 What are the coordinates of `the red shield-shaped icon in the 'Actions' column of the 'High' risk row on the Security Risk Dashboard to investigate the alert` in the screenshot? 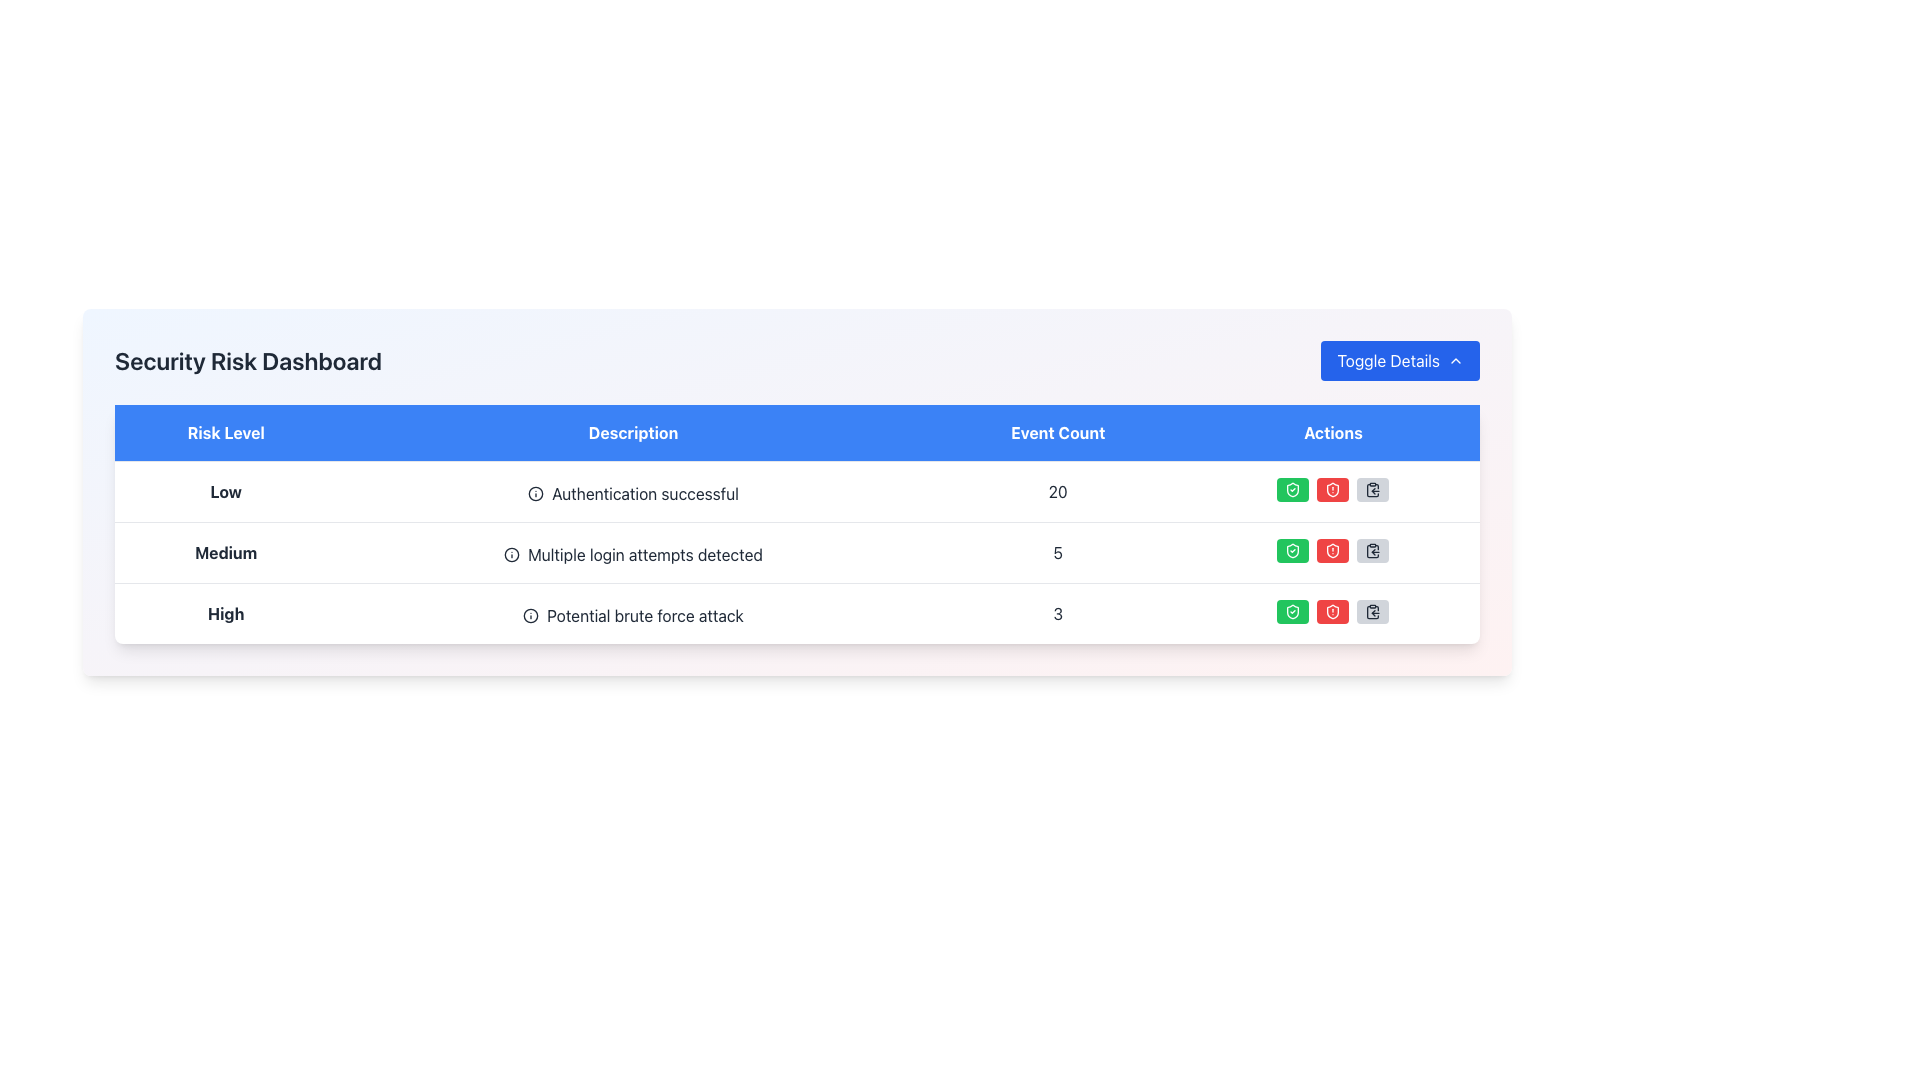 It's located at (1333, 489).